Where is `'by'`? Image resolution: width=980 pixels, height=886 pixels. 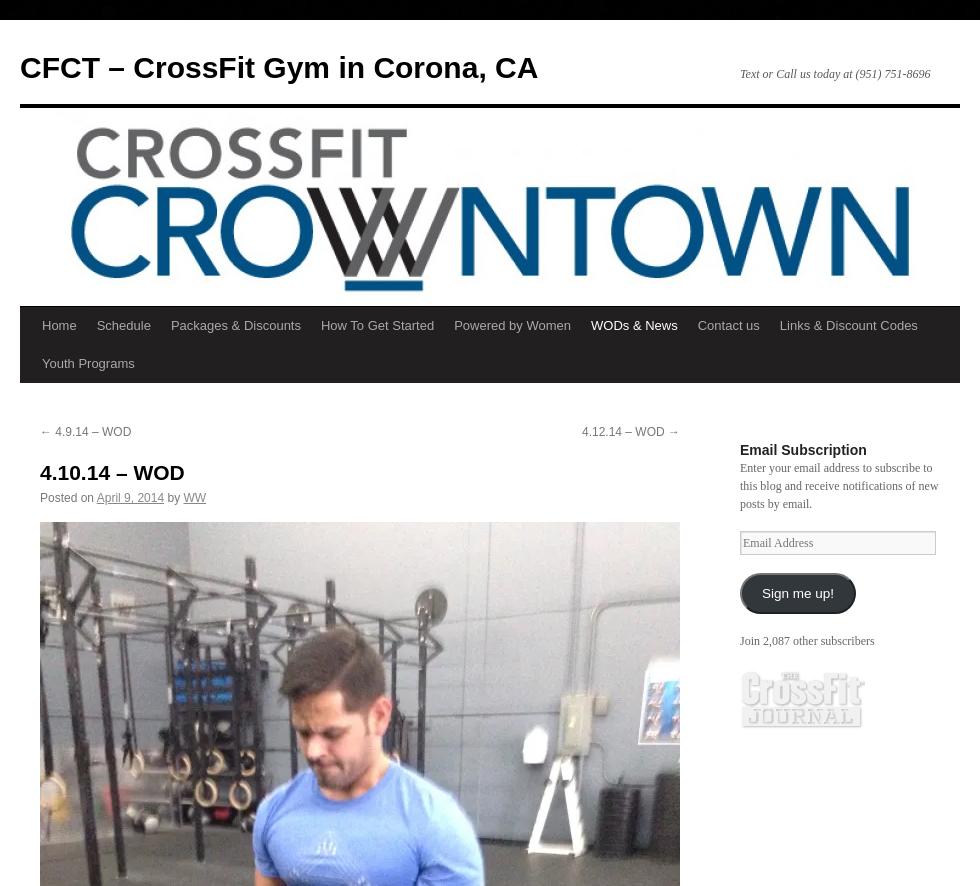
'by' is located at coordinates (173, 497).